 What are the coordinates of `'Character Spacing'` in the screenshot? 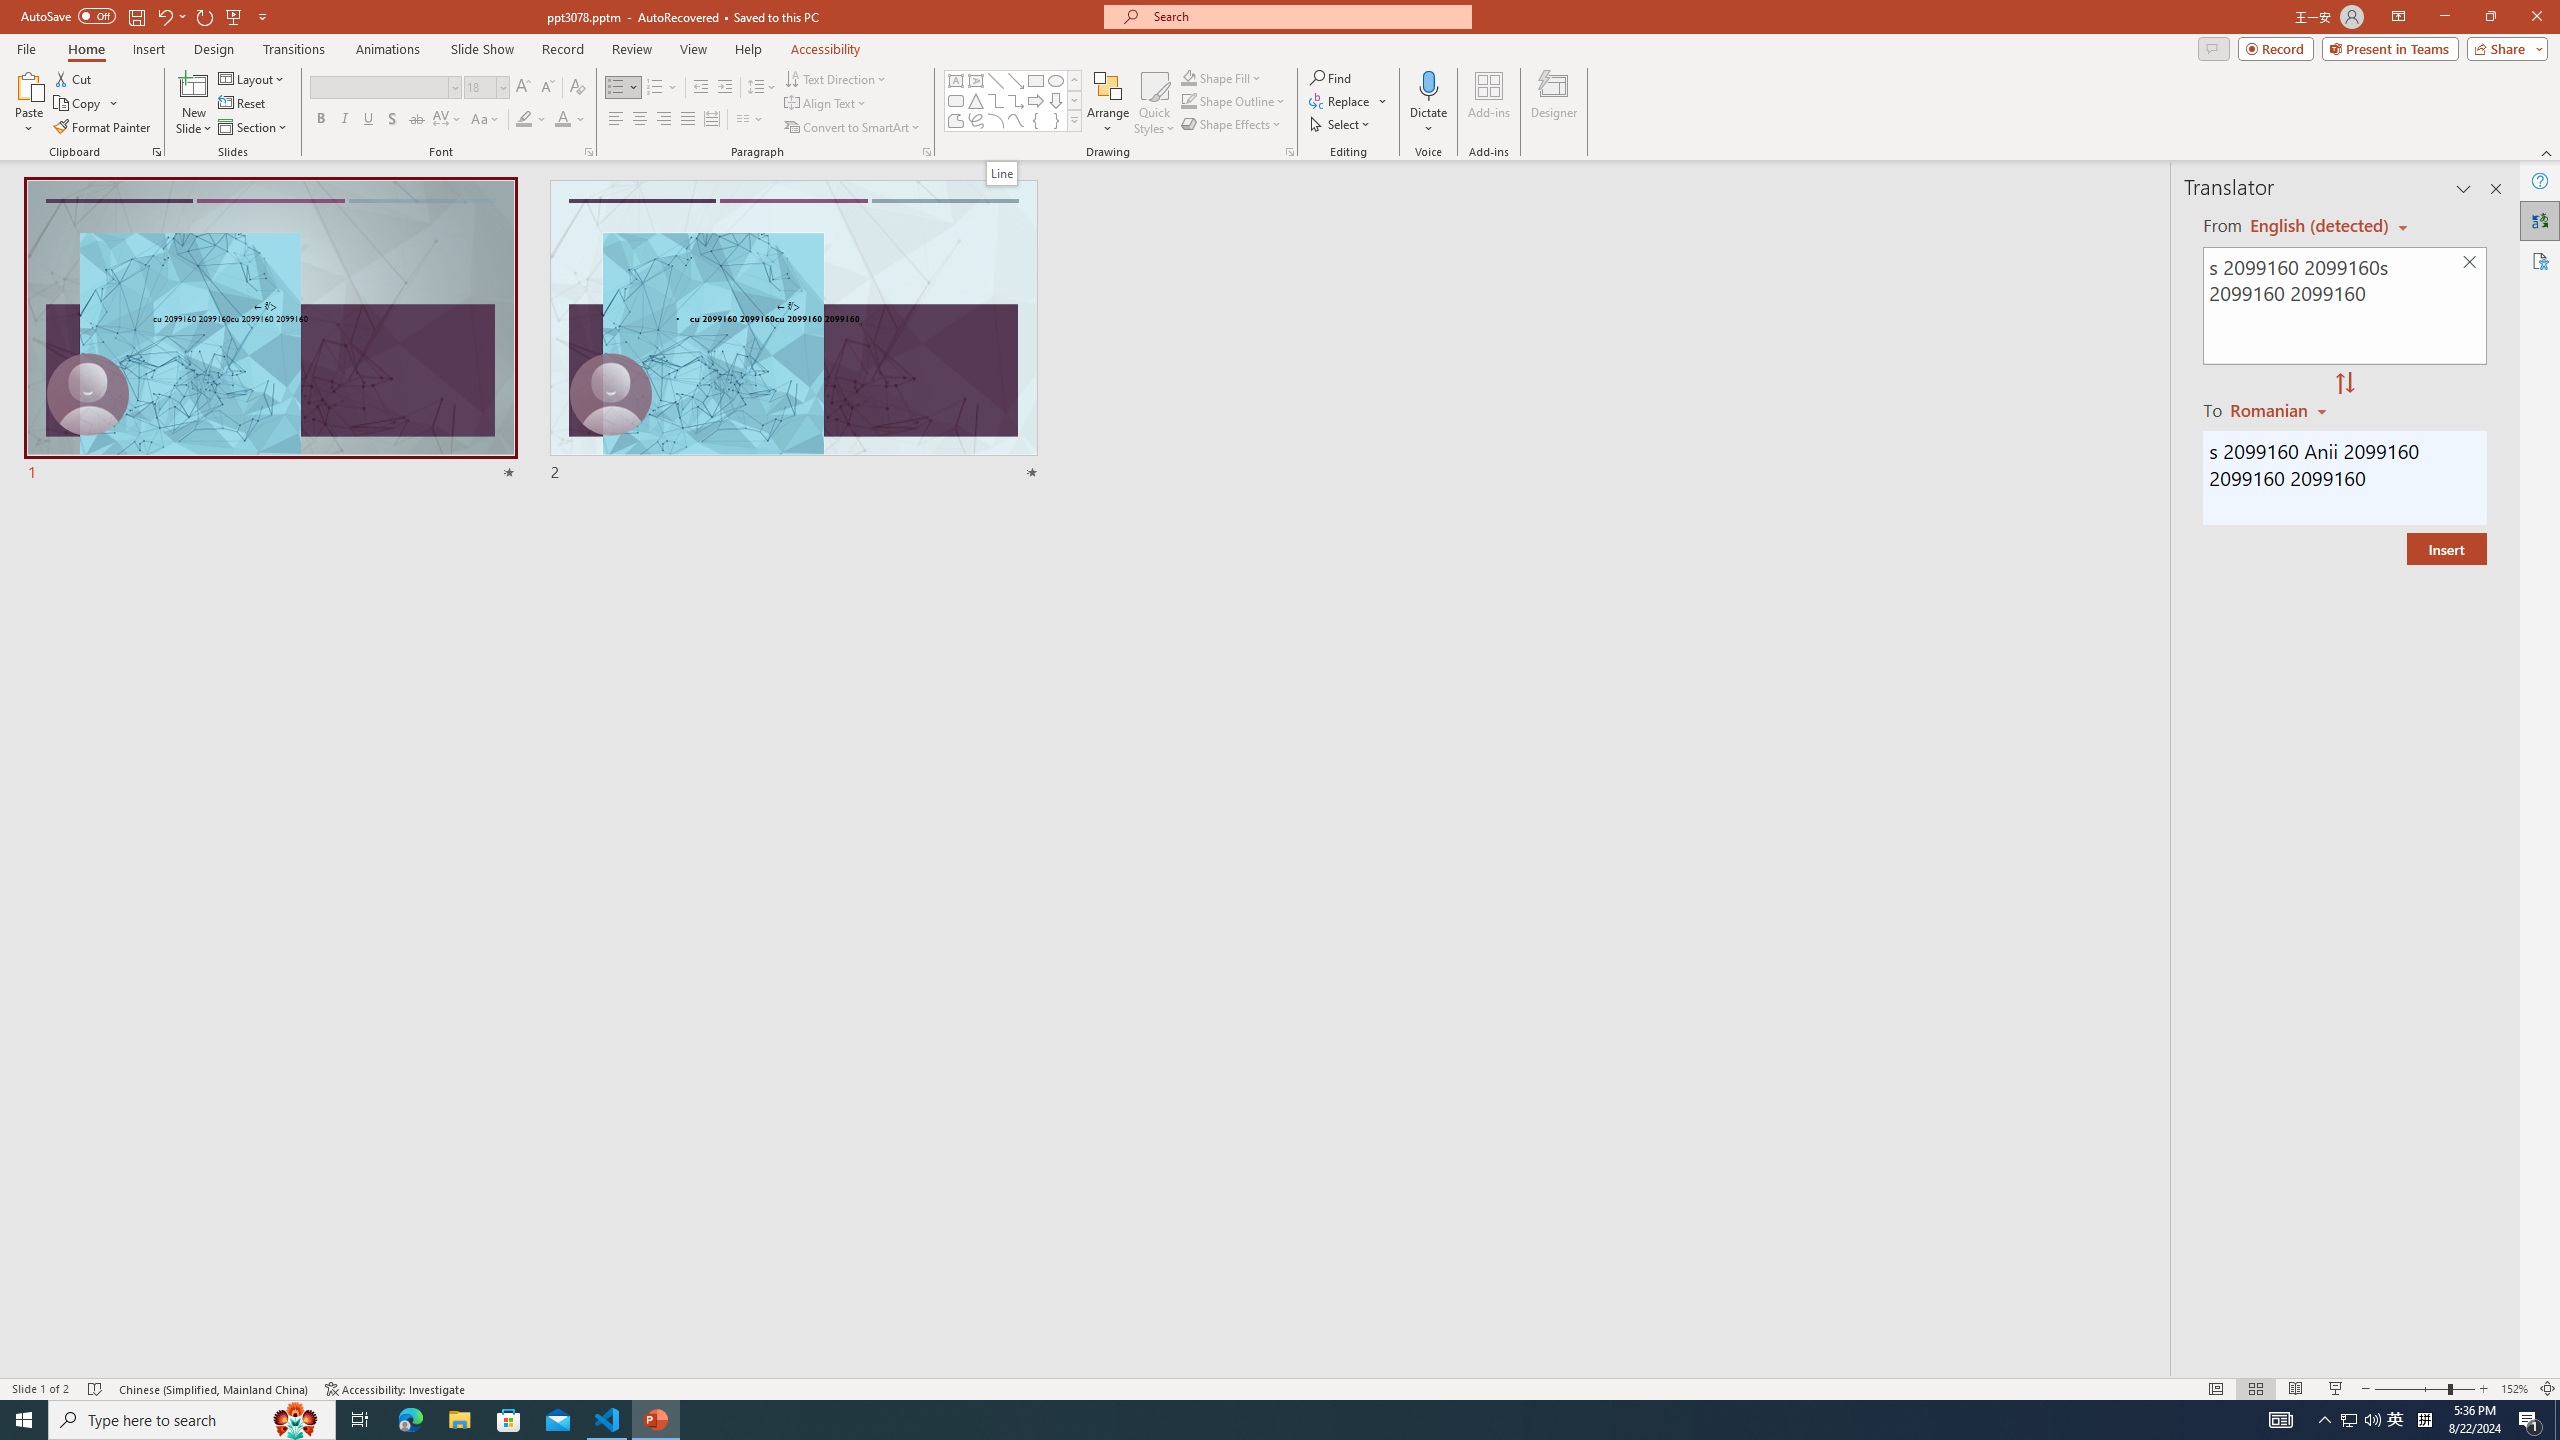 It's located at (448, 118).